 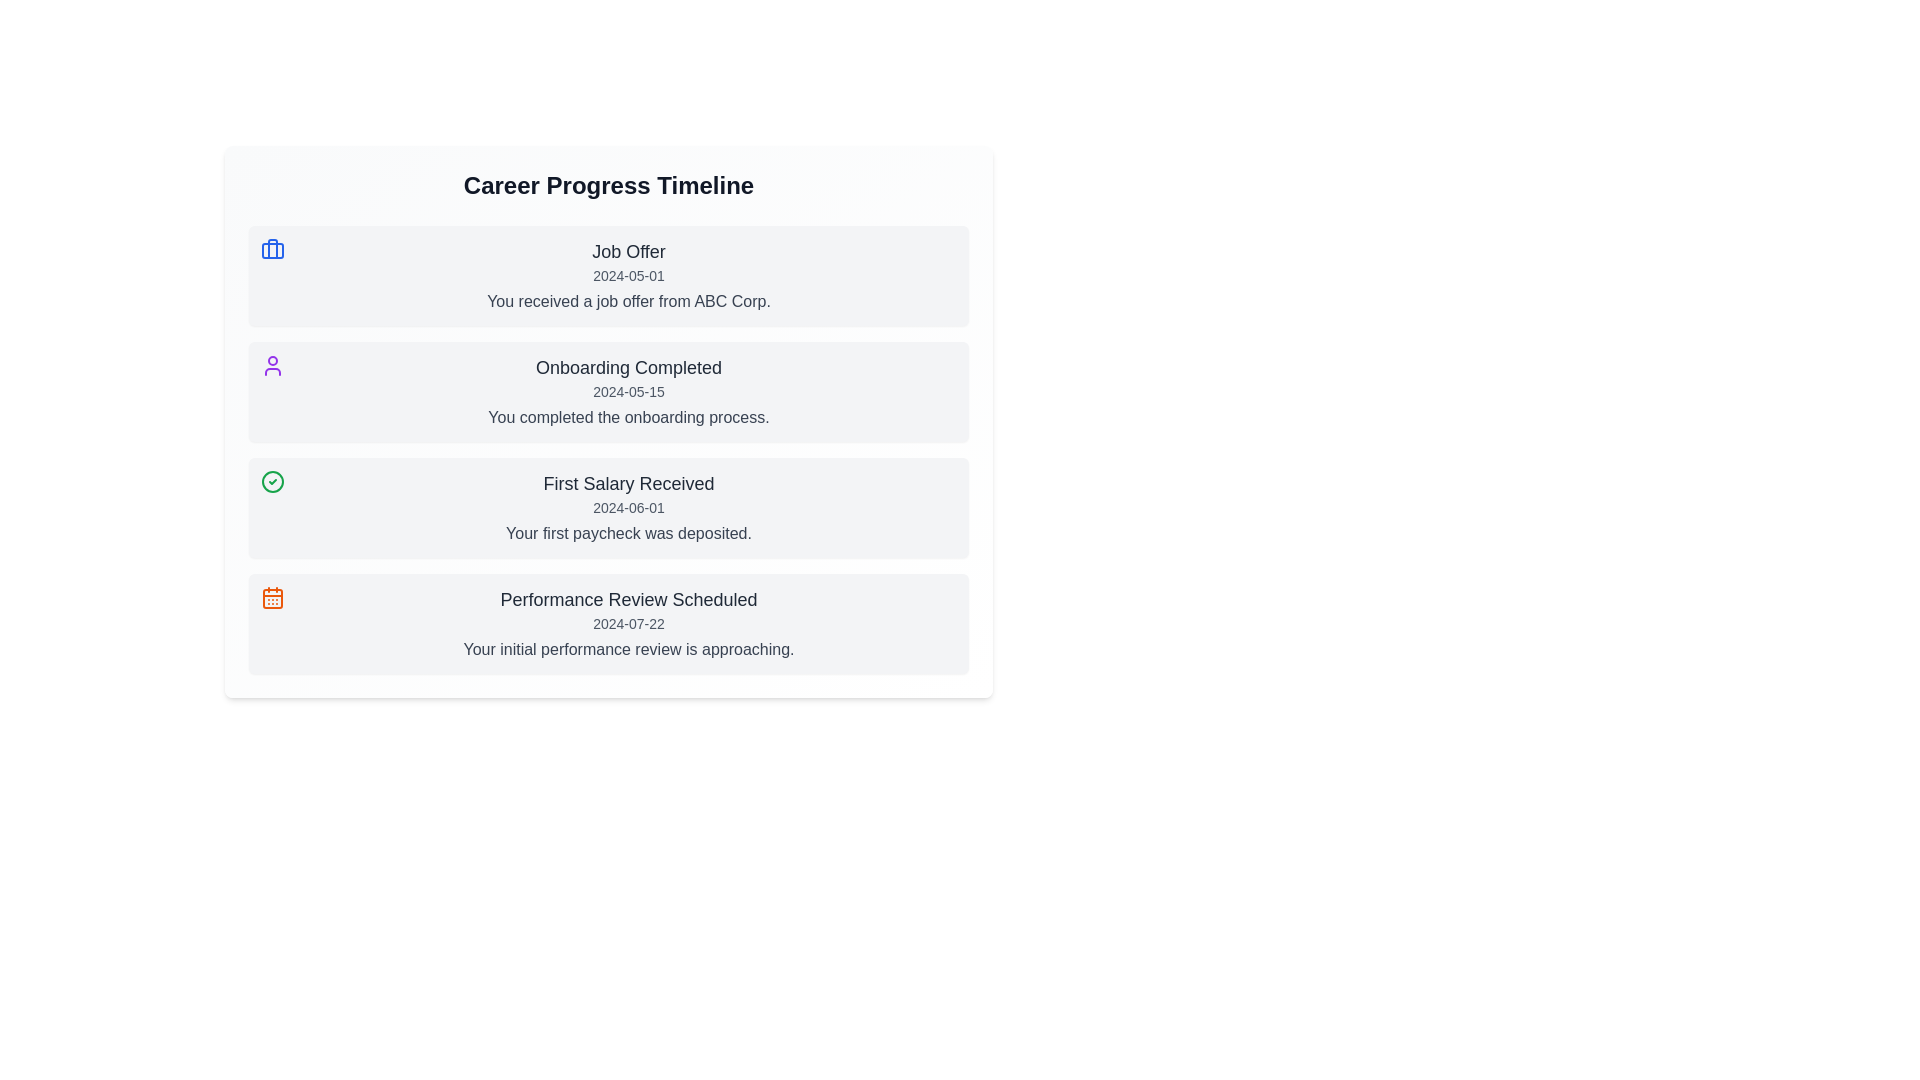 I want to click on the text label located in the fourth row of the timeline section, which provides a label for an event related to the user's career progress, so click(x=627, y=599).